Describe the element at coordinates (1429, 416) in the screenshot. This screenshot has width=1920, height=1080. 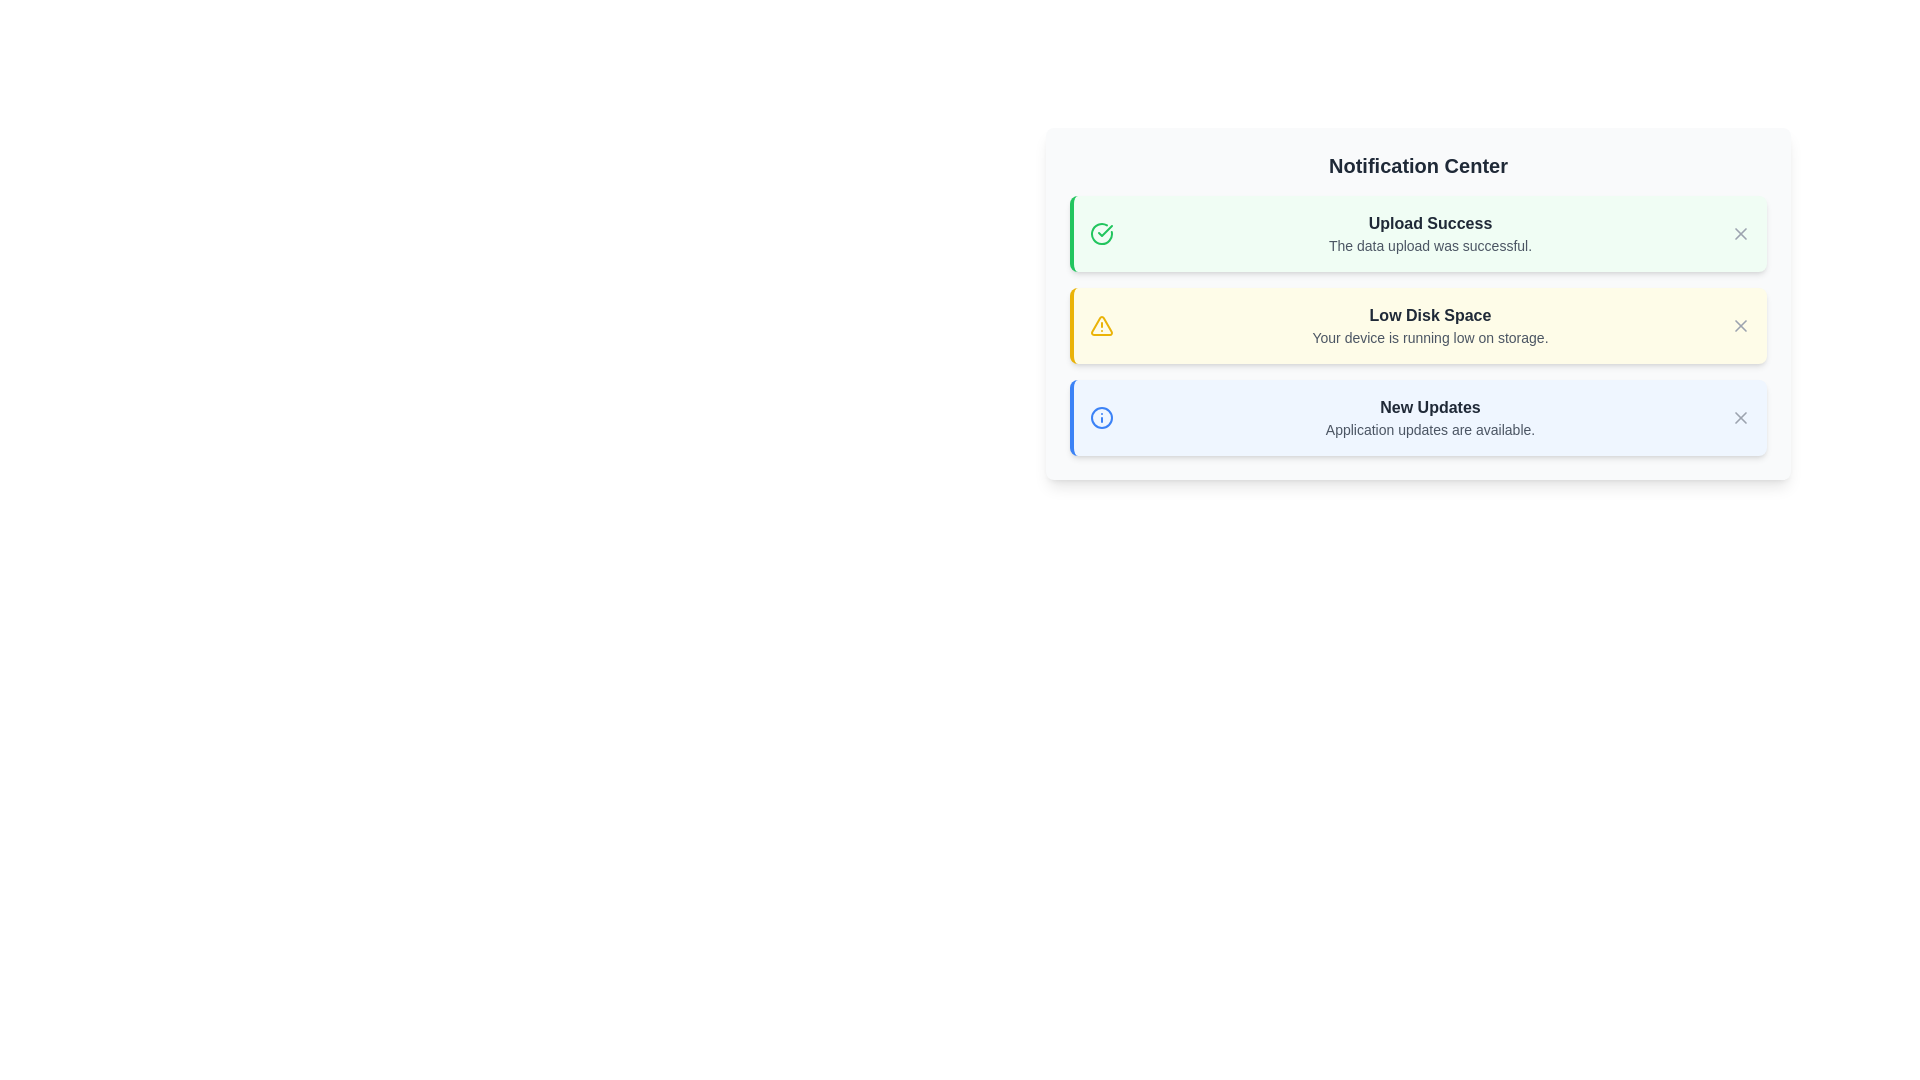
I see `the Static Information Text element with the title 'New Updates' and description 'Application updates are available.' located in the Notification Center panel` at that location.